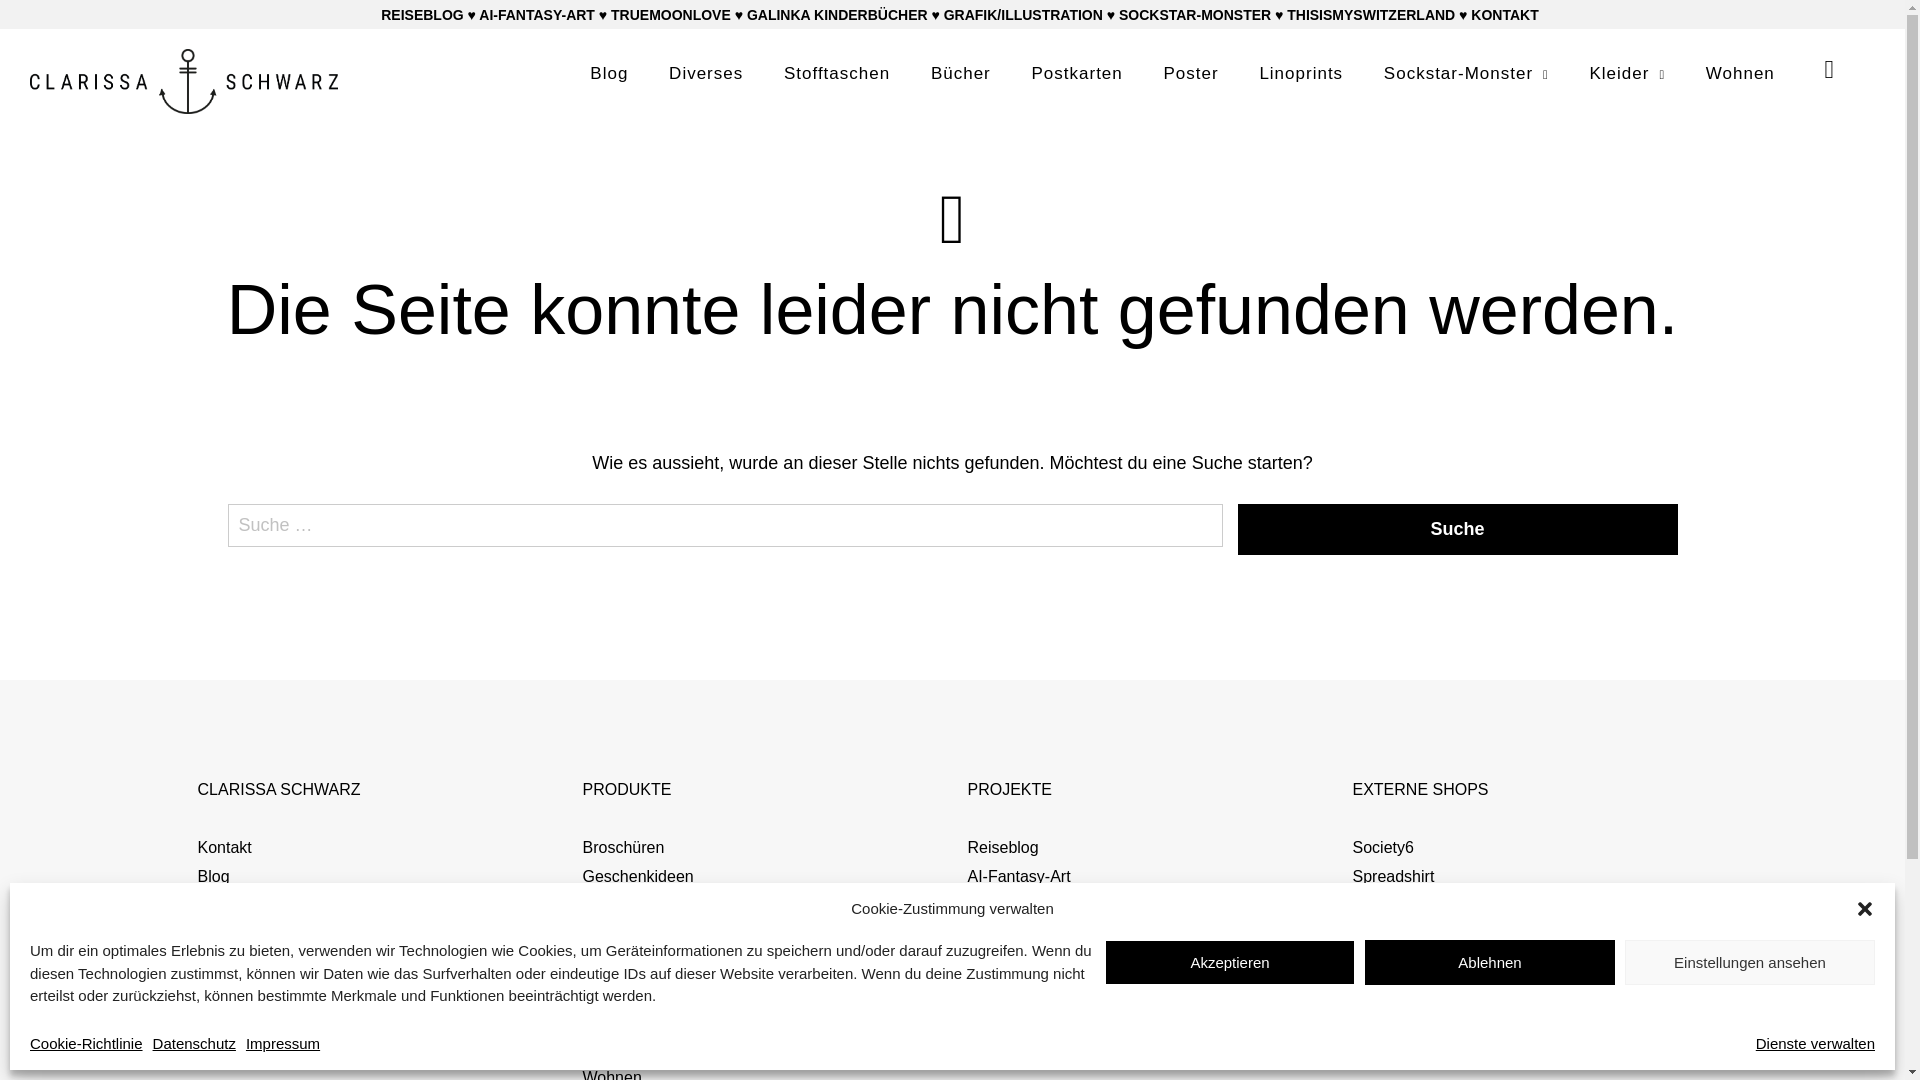 The image size is (1920, 1080). I want to click on 'AI-Fantasy-Art', so click(968, 875).